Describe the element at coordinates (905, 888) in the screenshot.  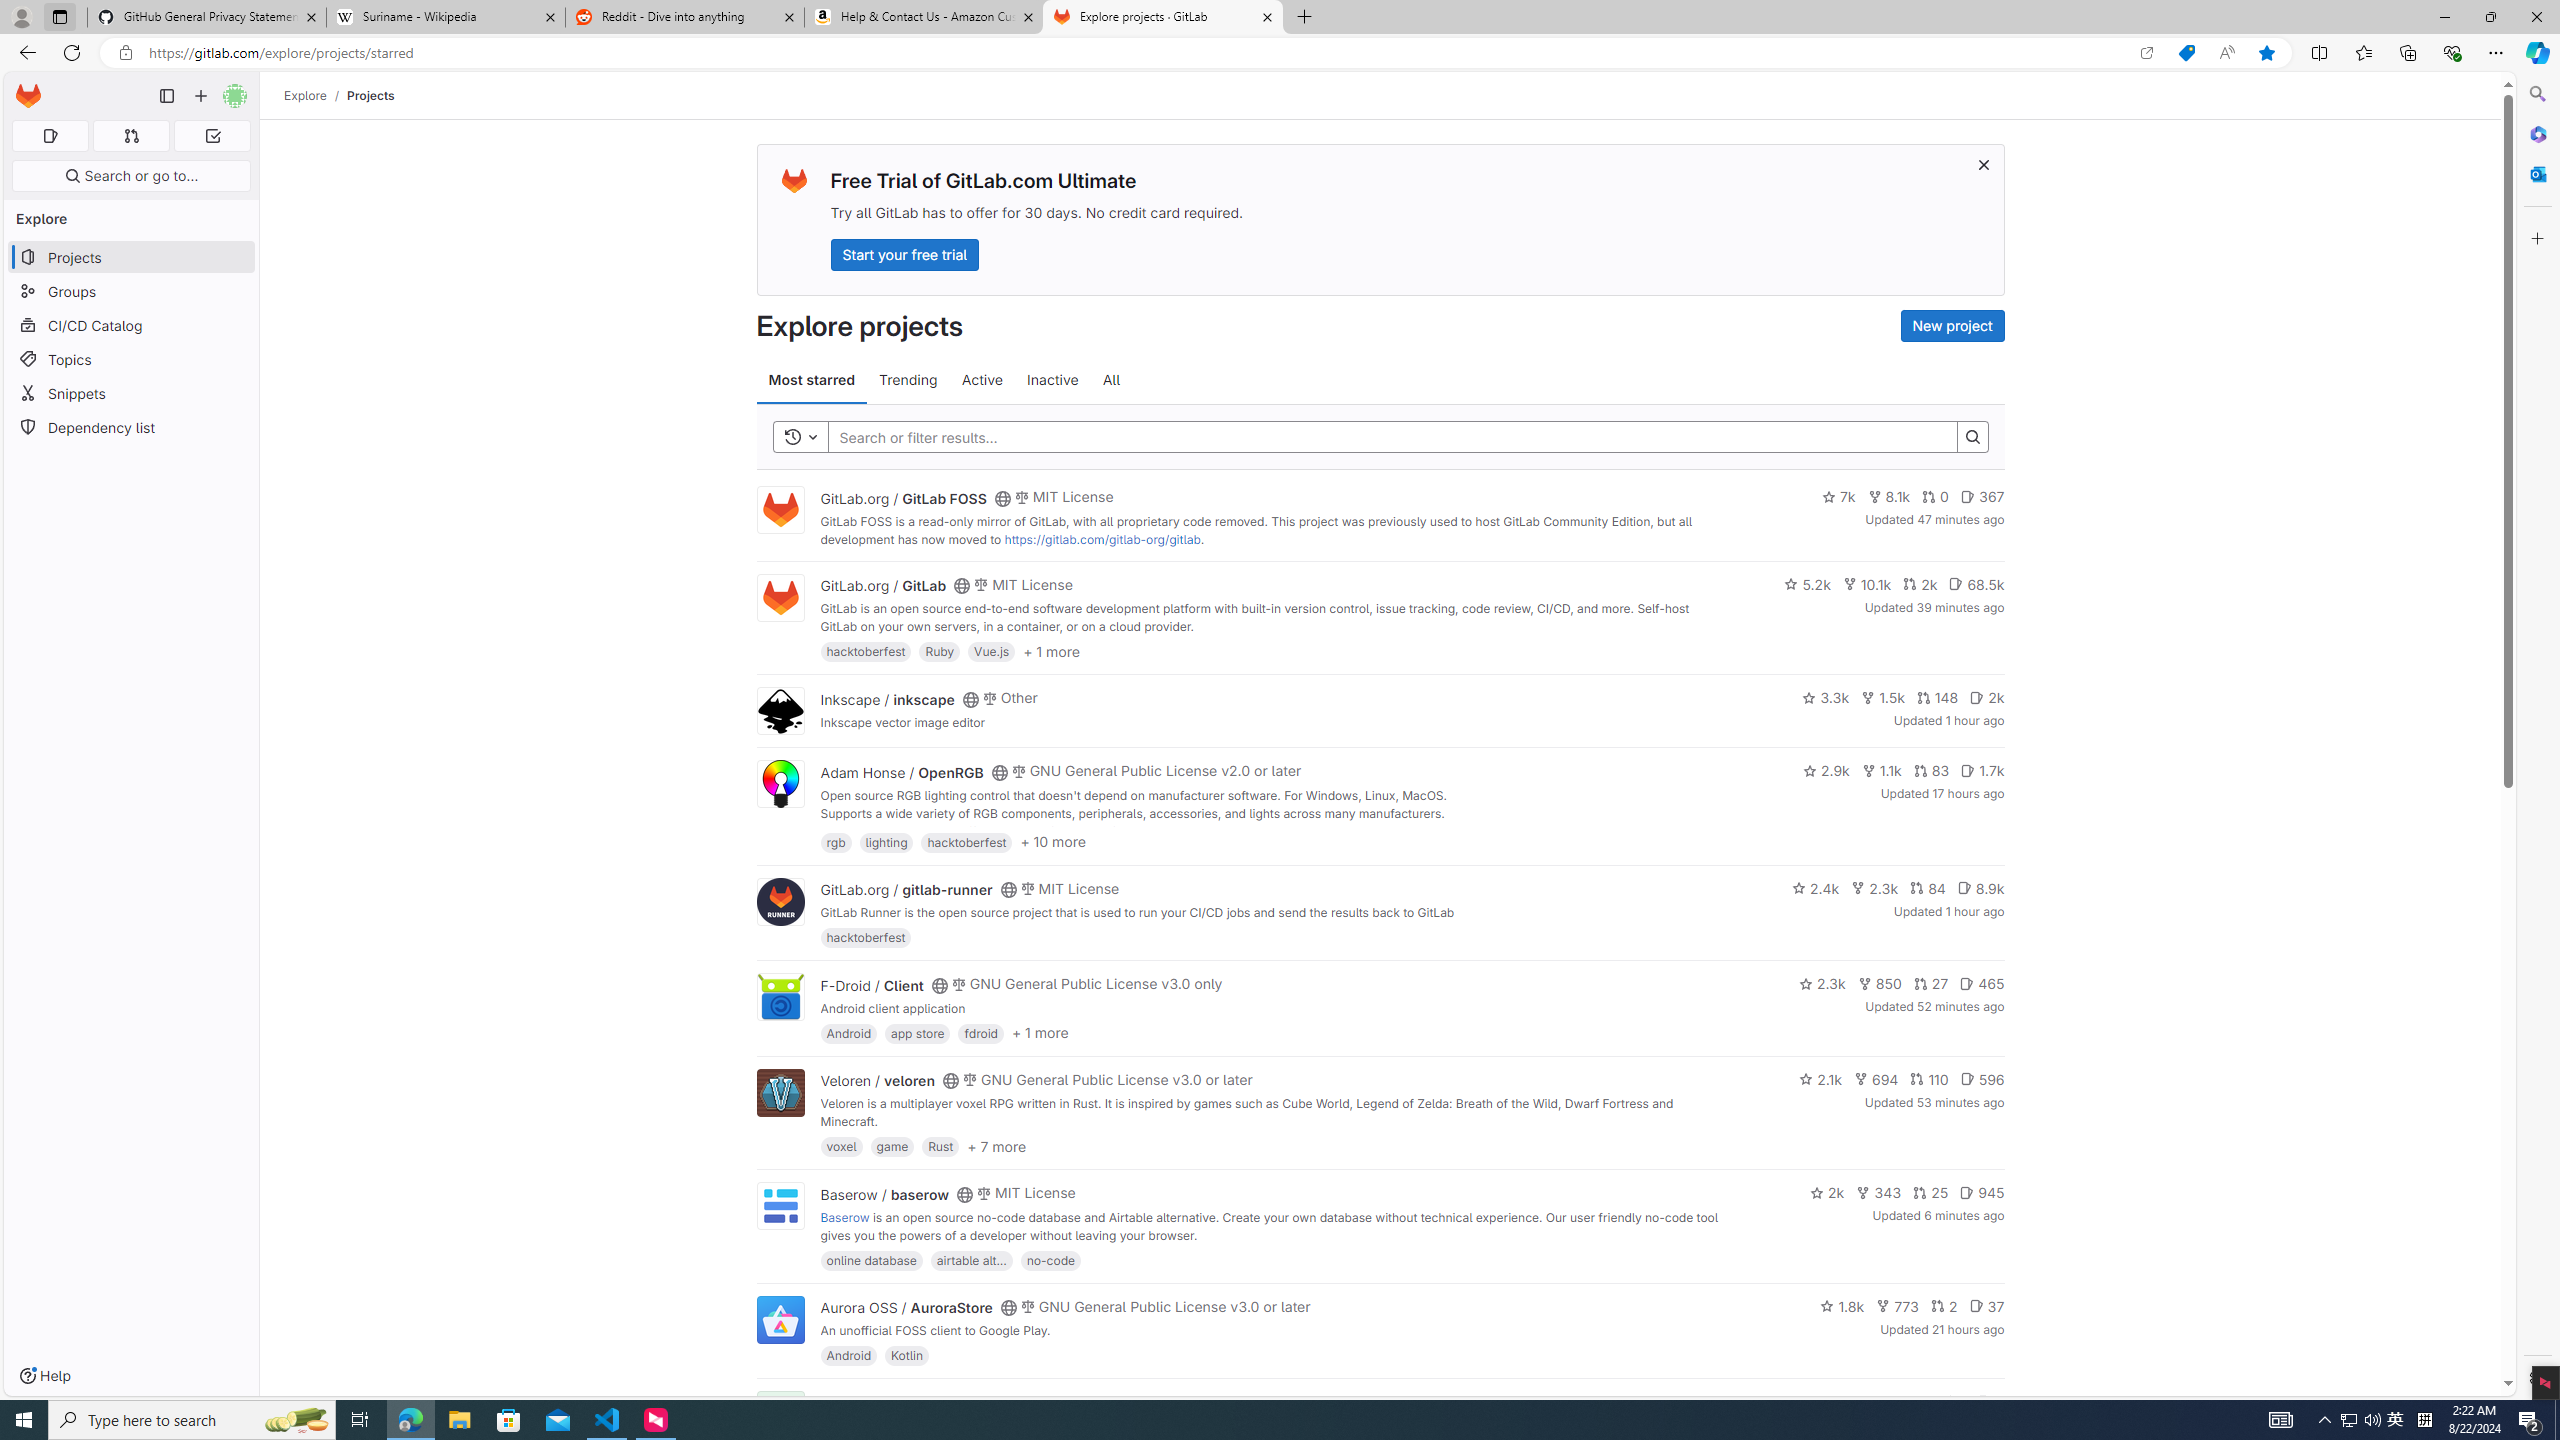
I see `'GitLab.org / gitlab-runner'` at that location.